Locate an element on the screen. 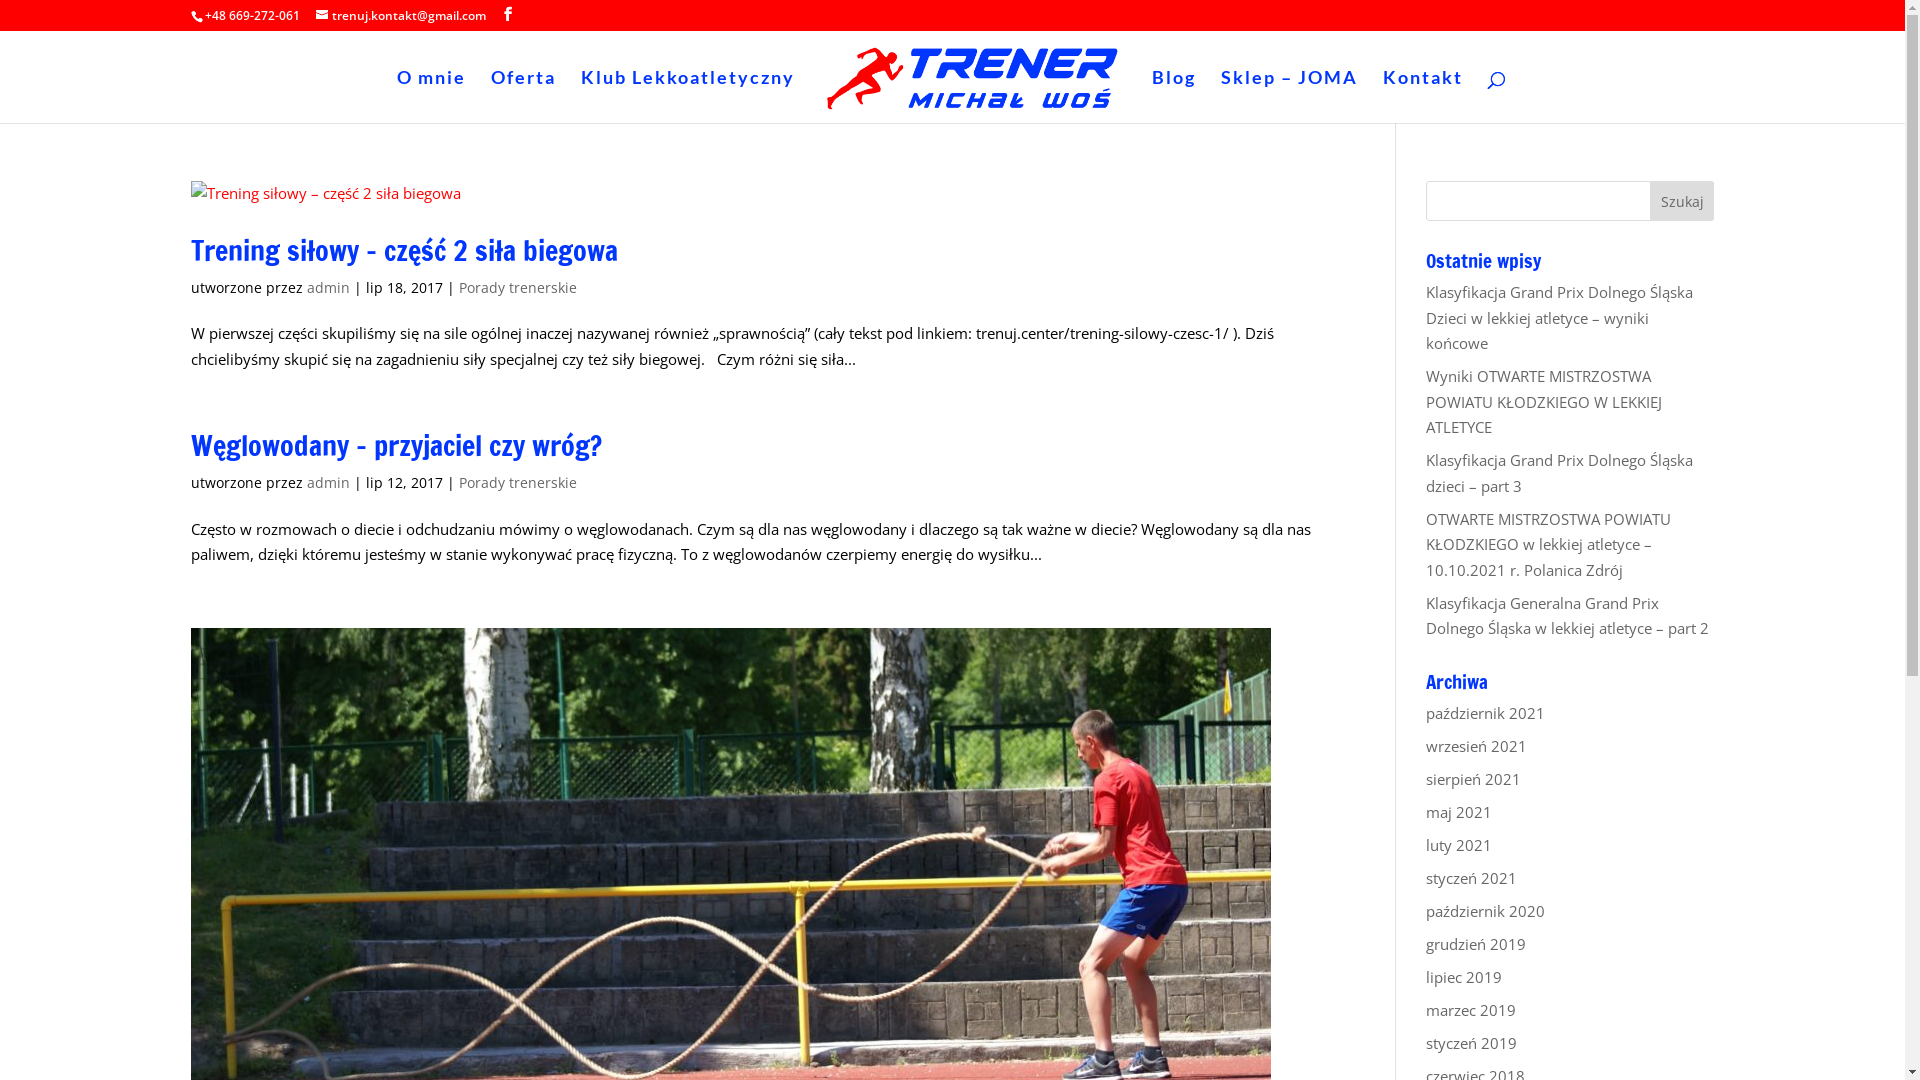 The image size is (1920, 1080). 'Szukaj' is located at coordinates (1681, 200).